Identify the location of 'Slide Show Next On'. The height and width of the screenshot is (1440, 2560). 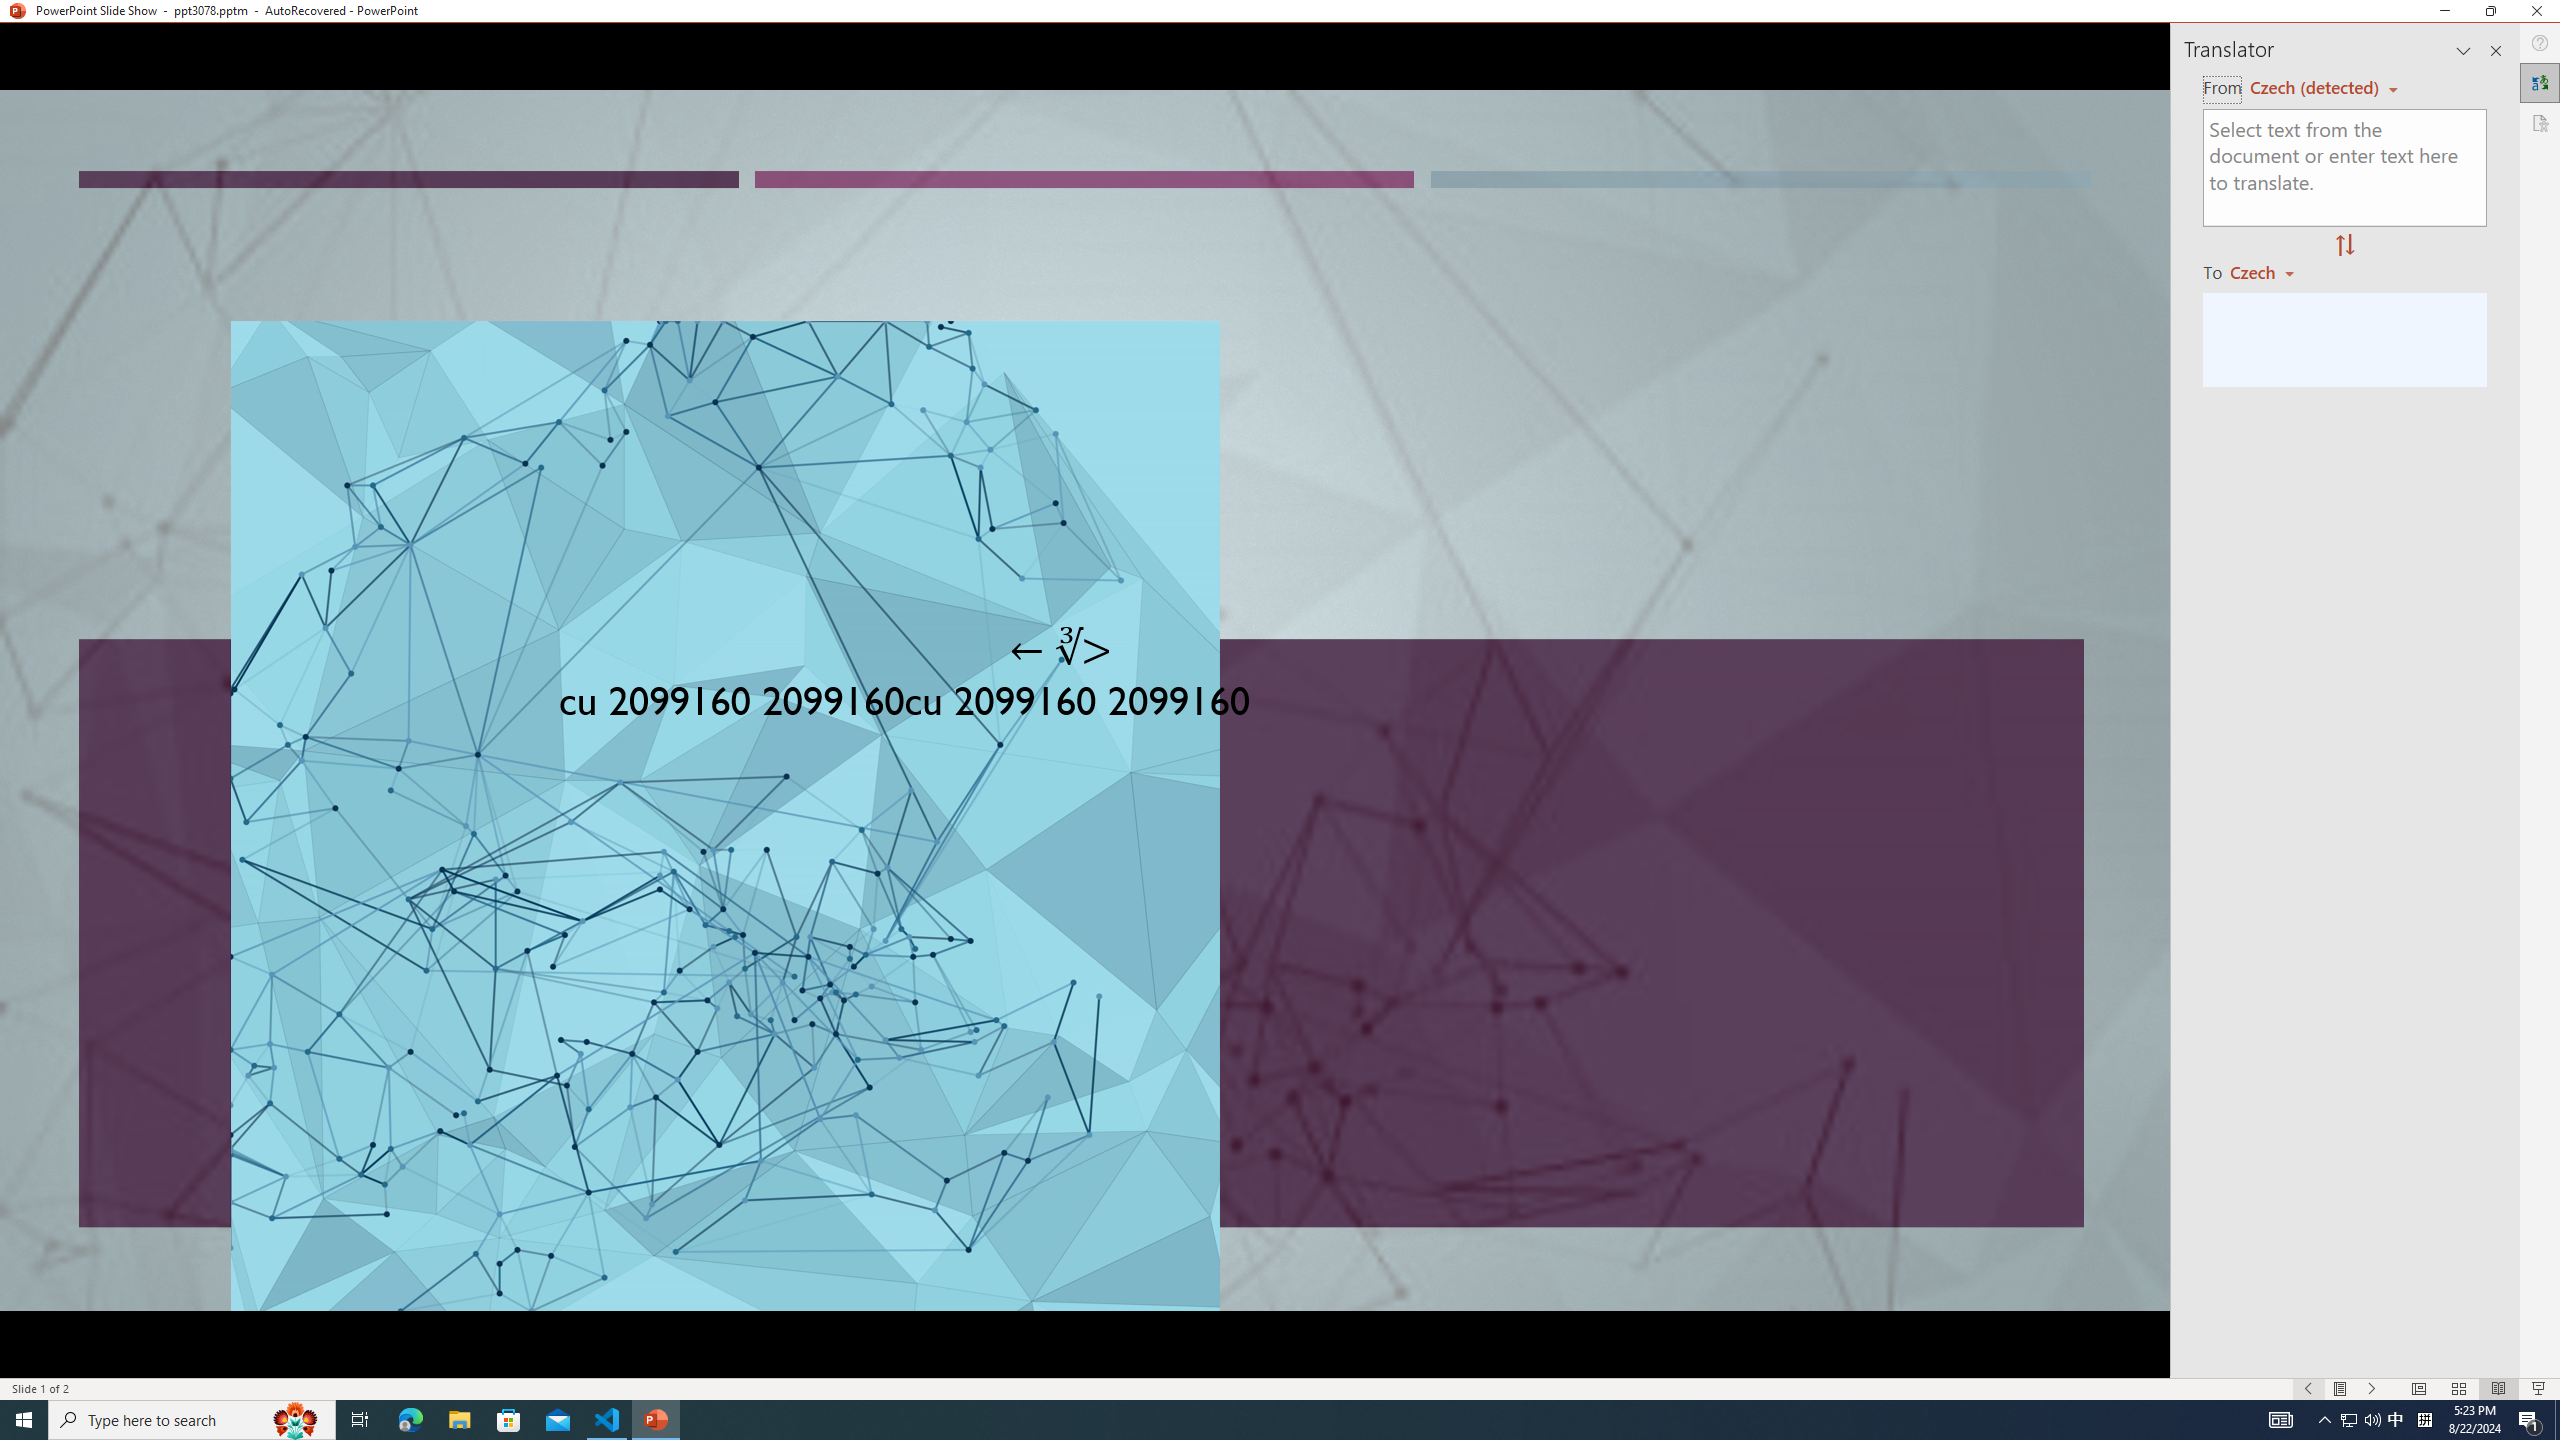
(2372, 1389).